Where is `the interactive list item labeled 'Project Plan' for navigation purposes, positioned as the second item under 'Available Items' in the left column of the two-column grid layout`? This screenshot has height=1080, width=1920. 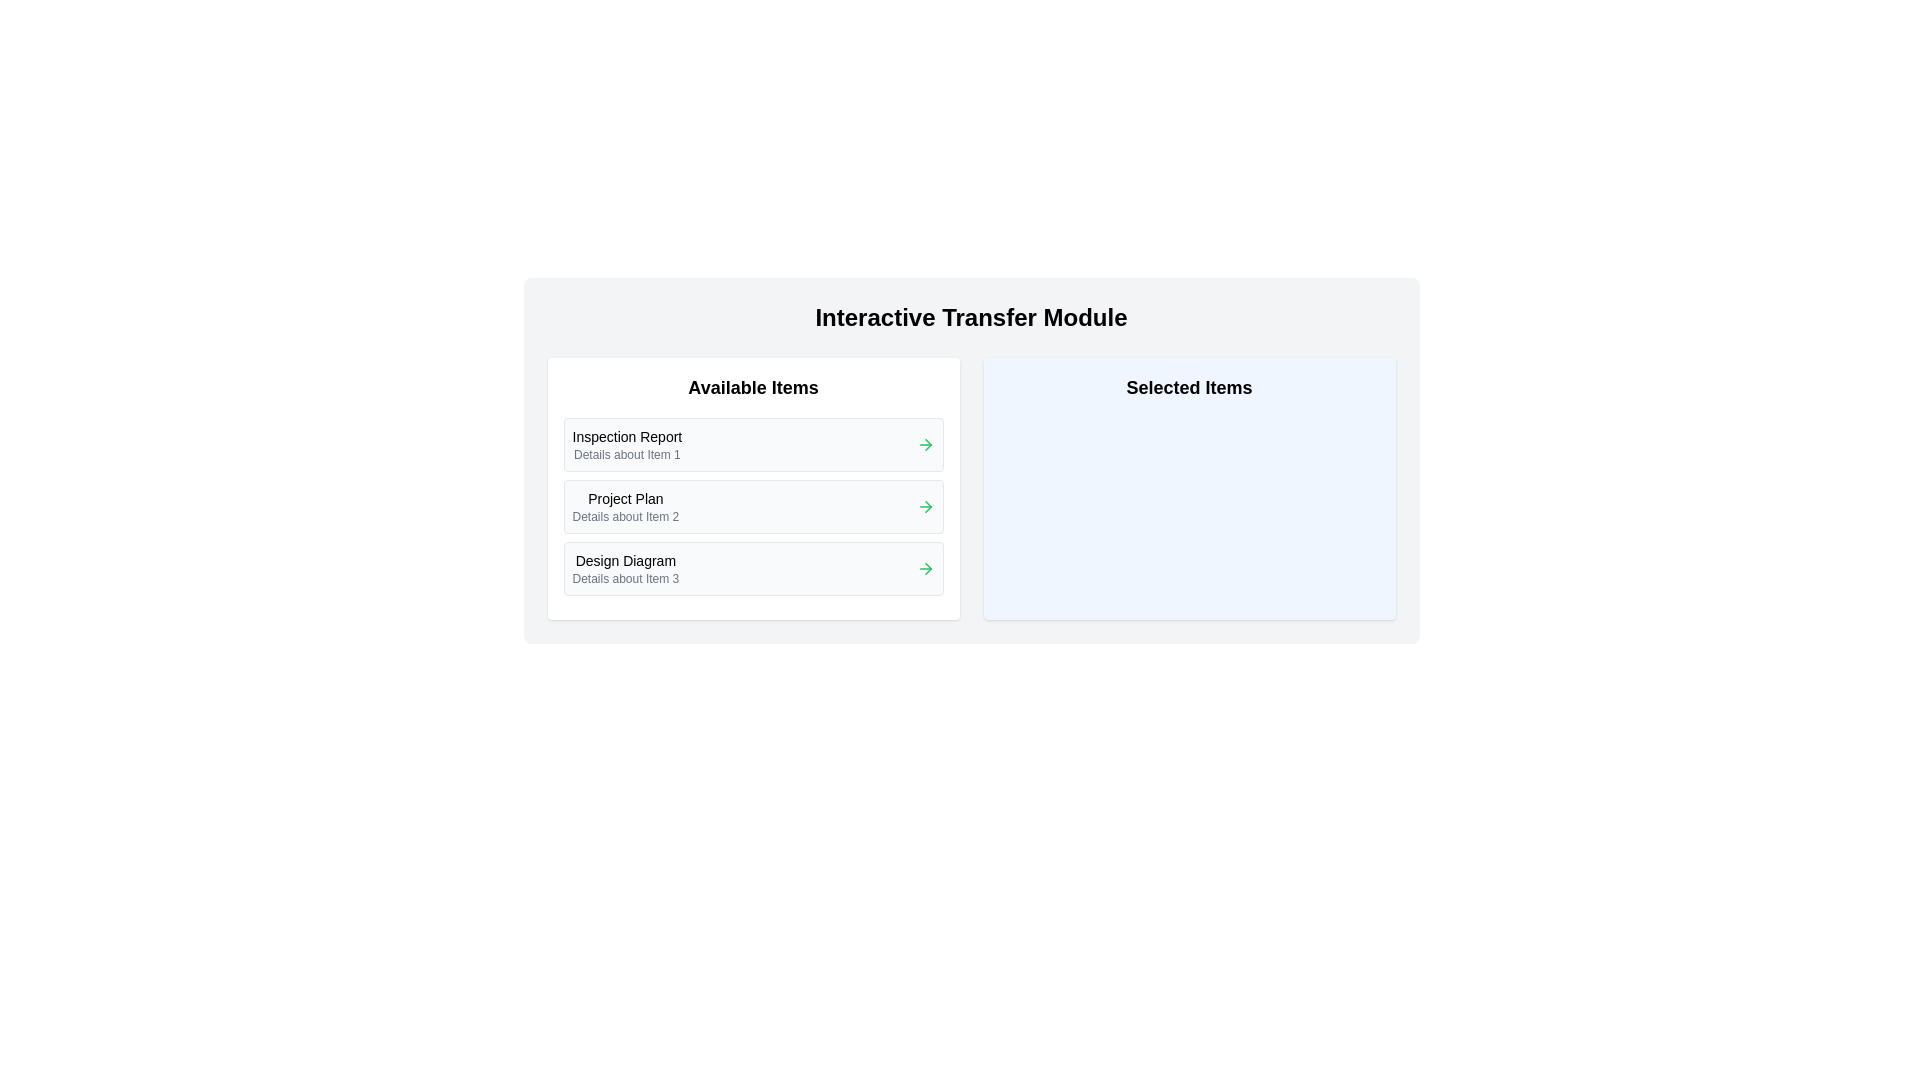
the interactive list item labeled 'Project Plan' for navigation purposes, positioned as the second item under 'Available Items' in the left column of the two-column grid layout is located at coordinates (752, 489).